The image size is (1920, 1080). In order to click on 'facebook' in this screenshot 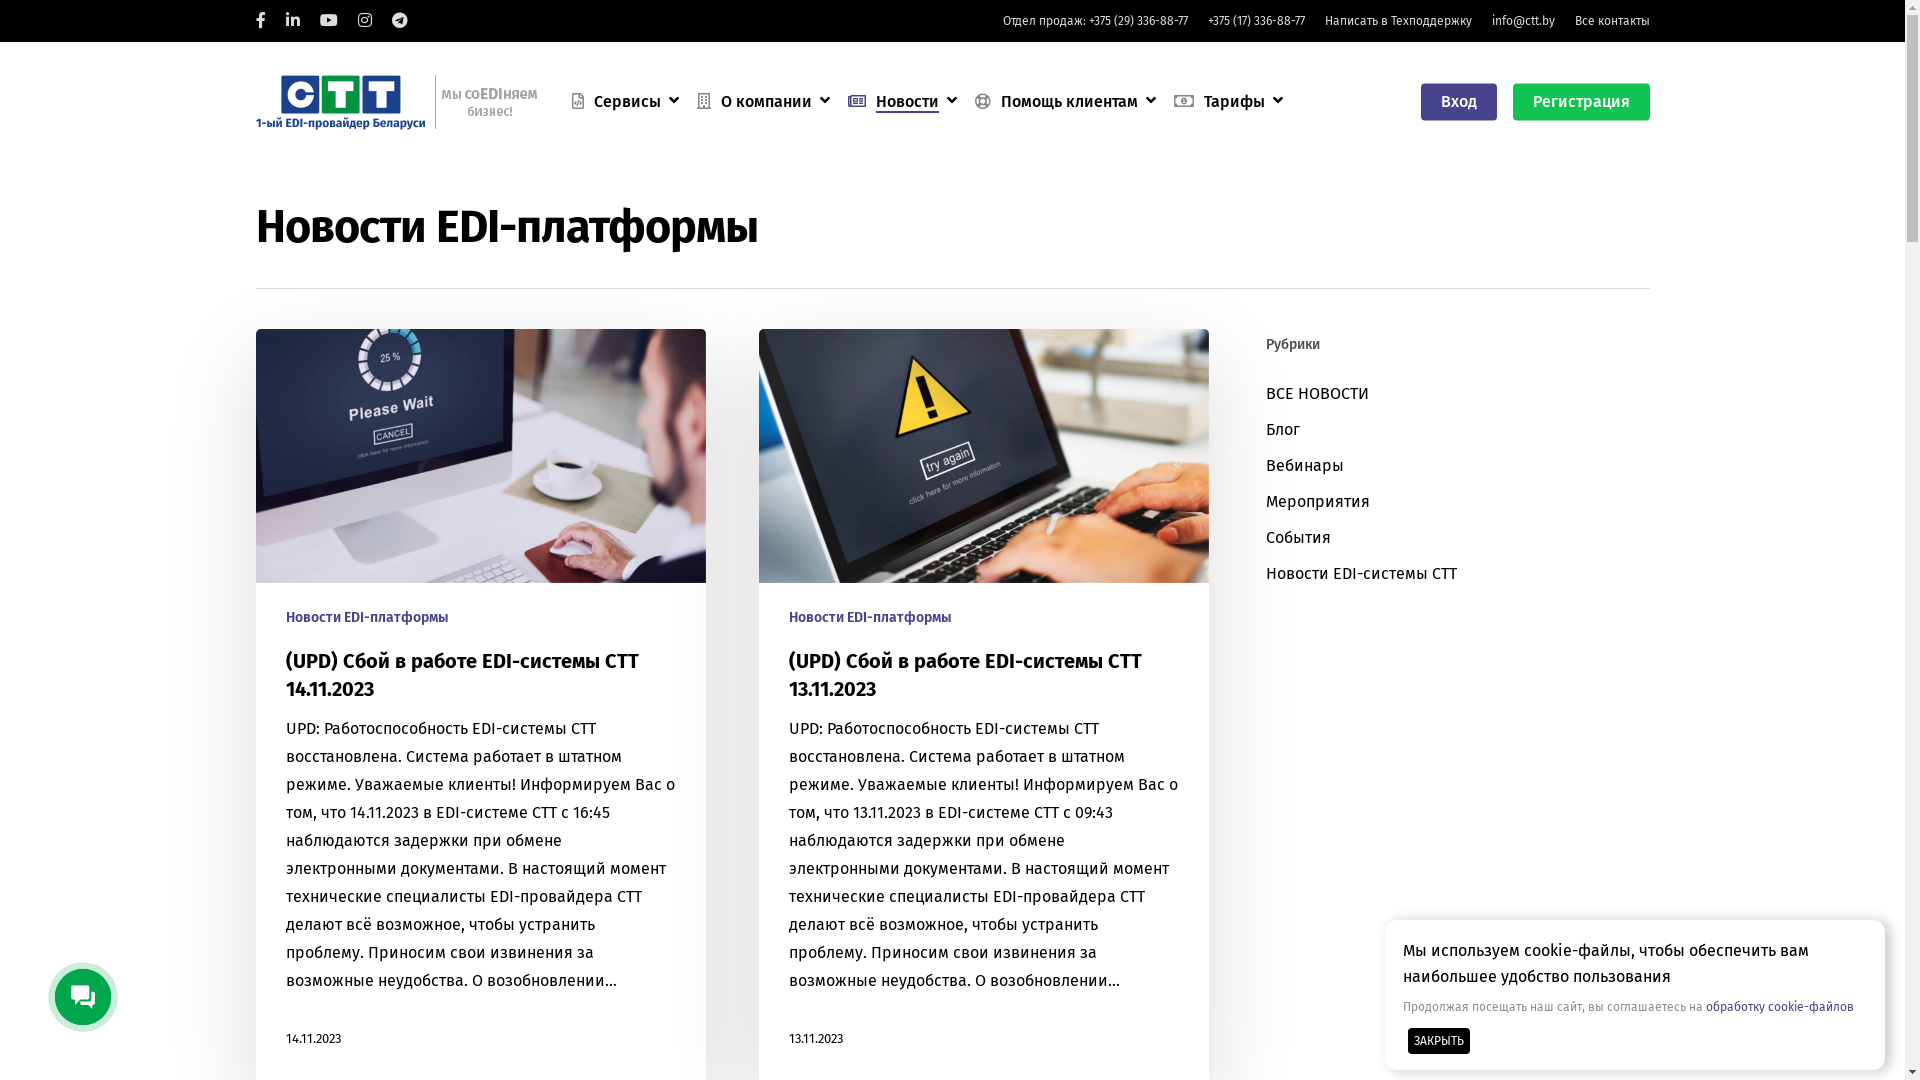, I will do `click(254, 20)`.